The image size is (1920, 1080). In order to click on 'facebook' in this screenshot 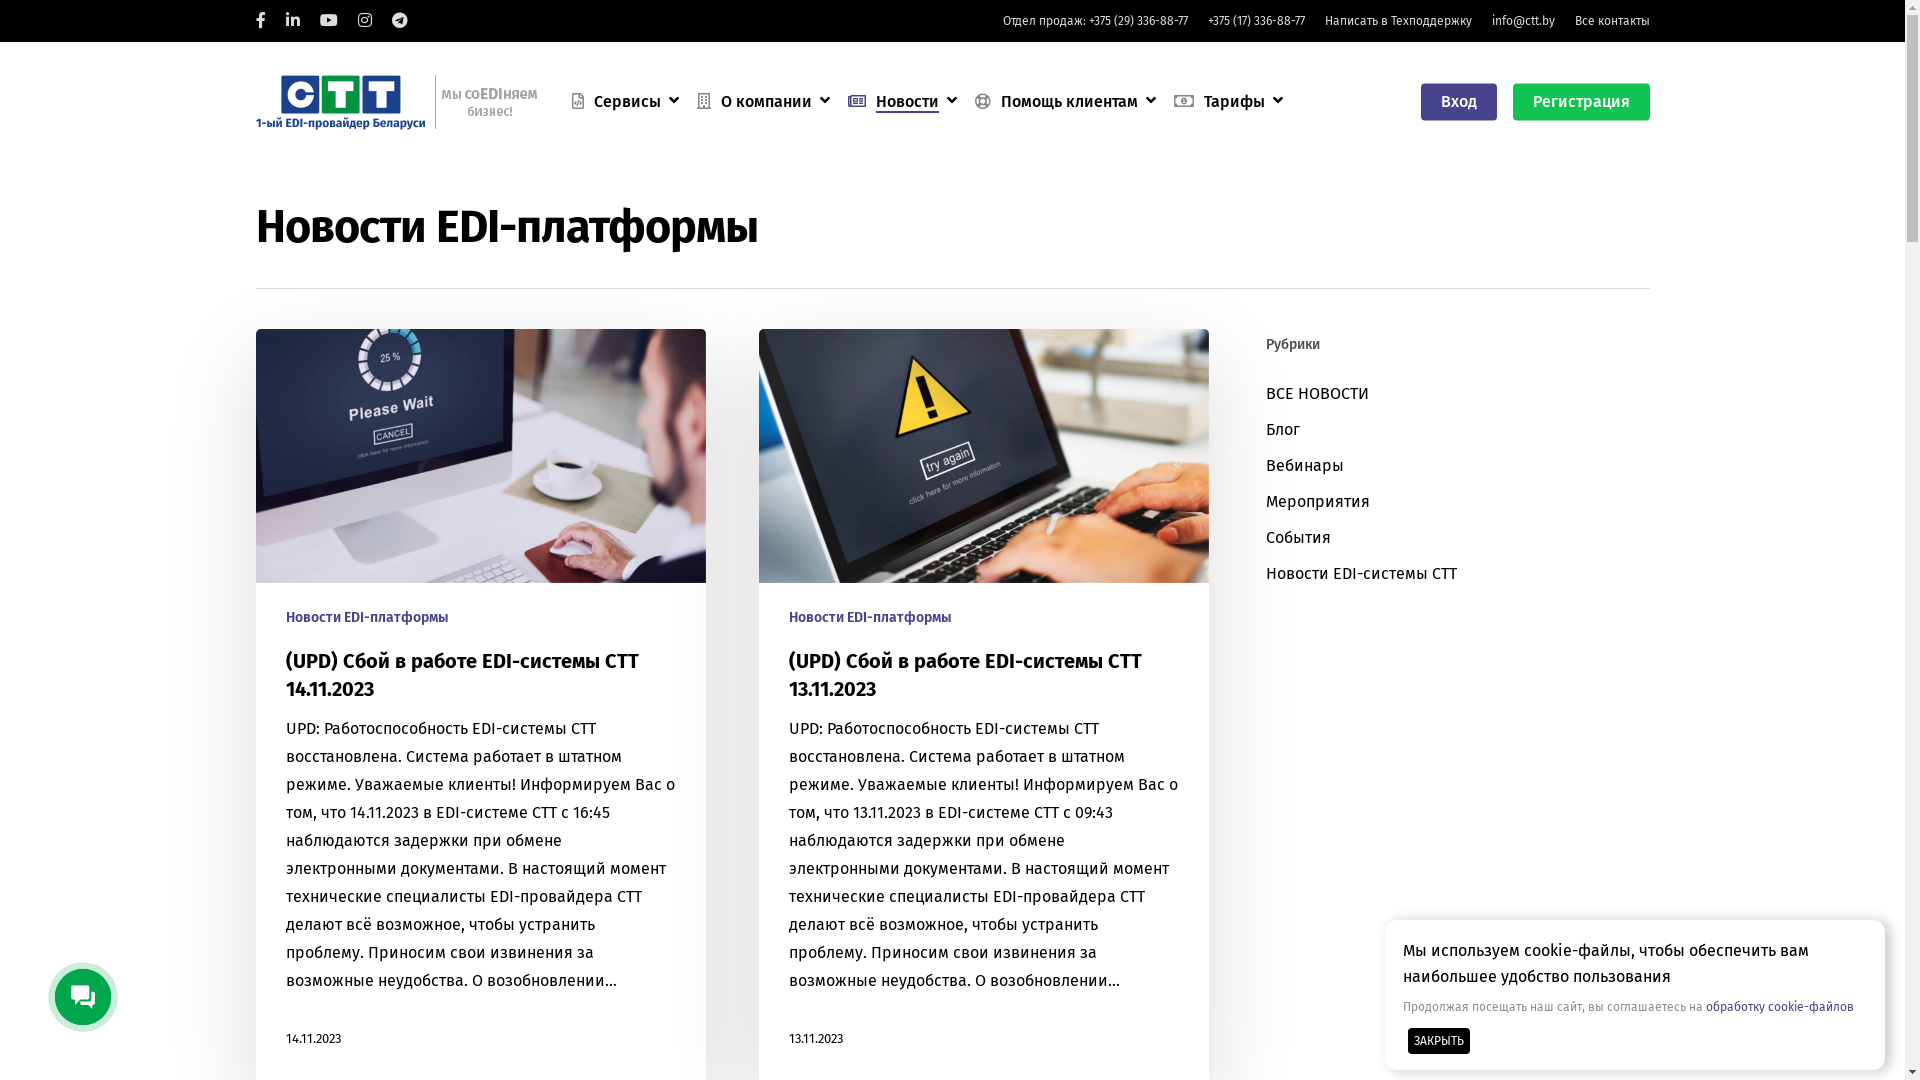, I will do `click(254, 20)`.